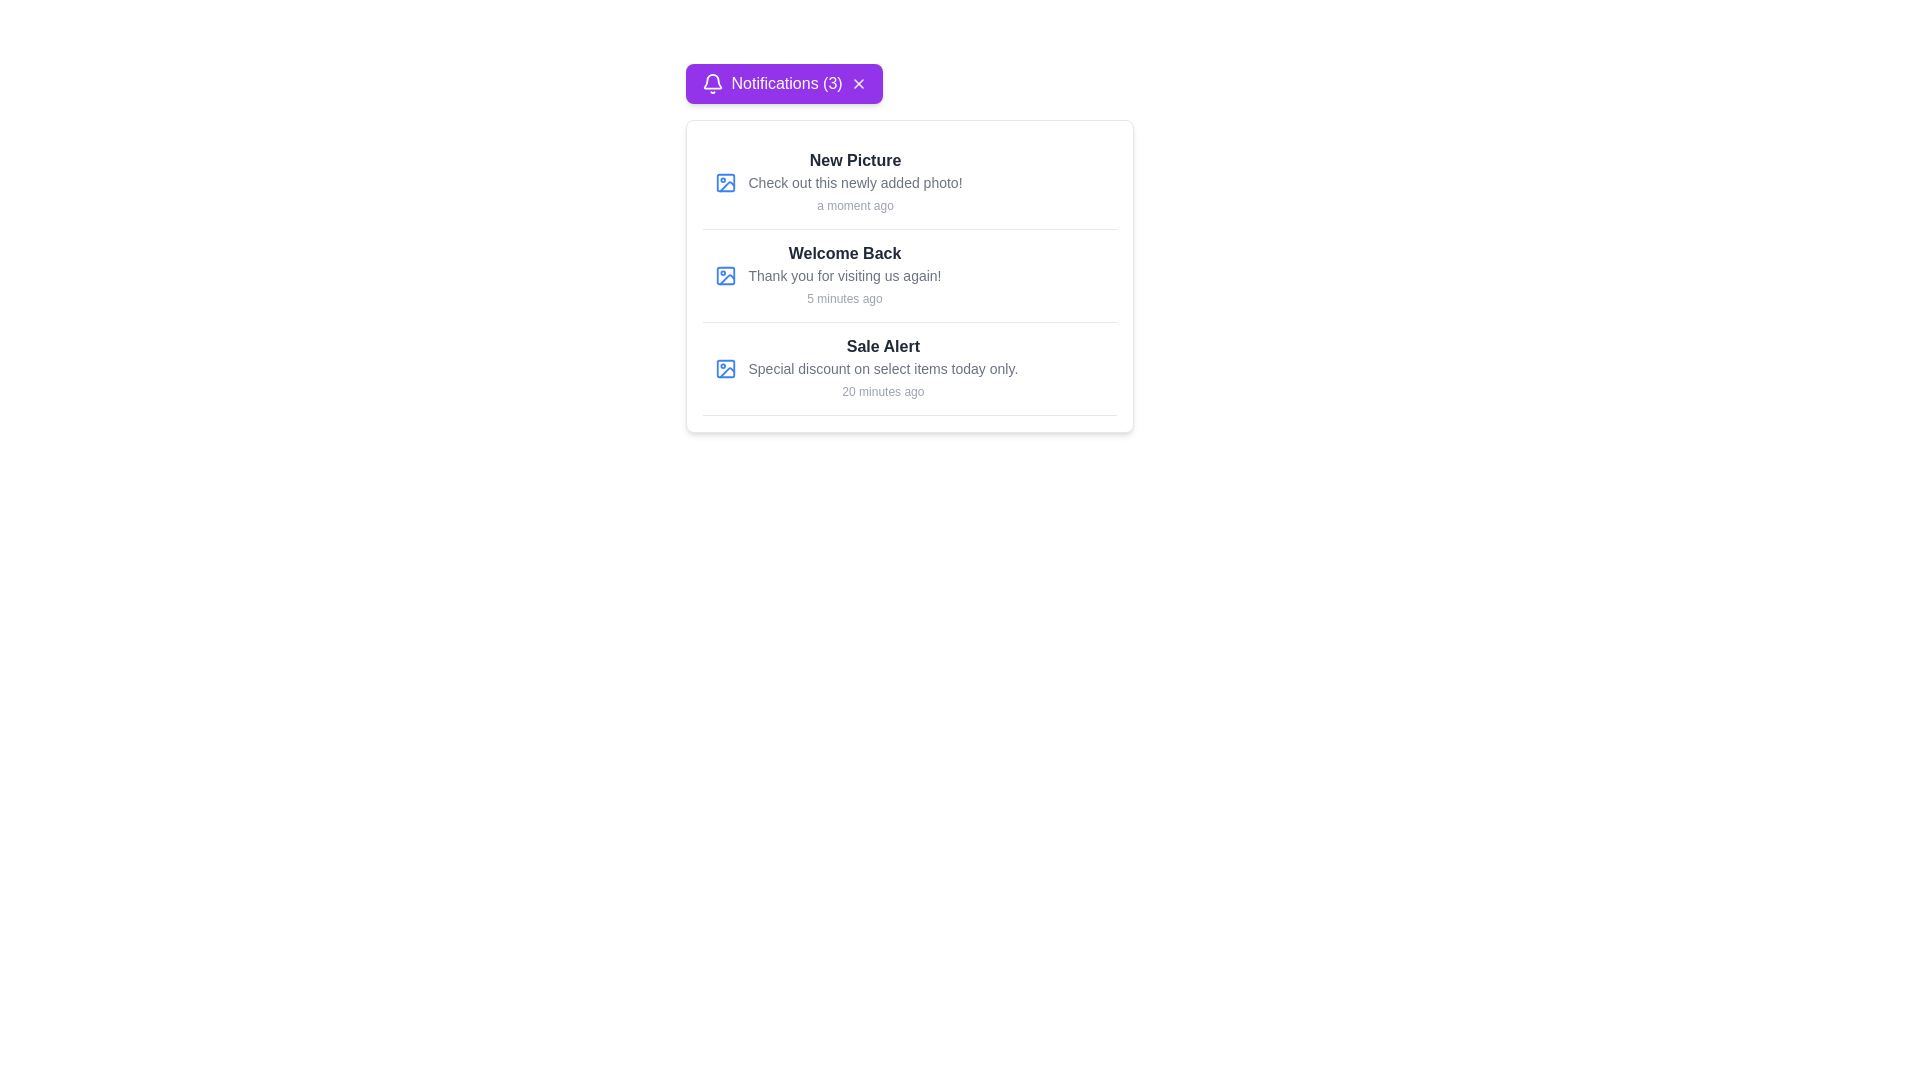 The image size is (1920, 1080). I want to click on the text element displaying 'Thank you for visiting us again!', which is styled in a smaller, gray font and positioned below the 'Welcome Back' heading, so click(844, 276).